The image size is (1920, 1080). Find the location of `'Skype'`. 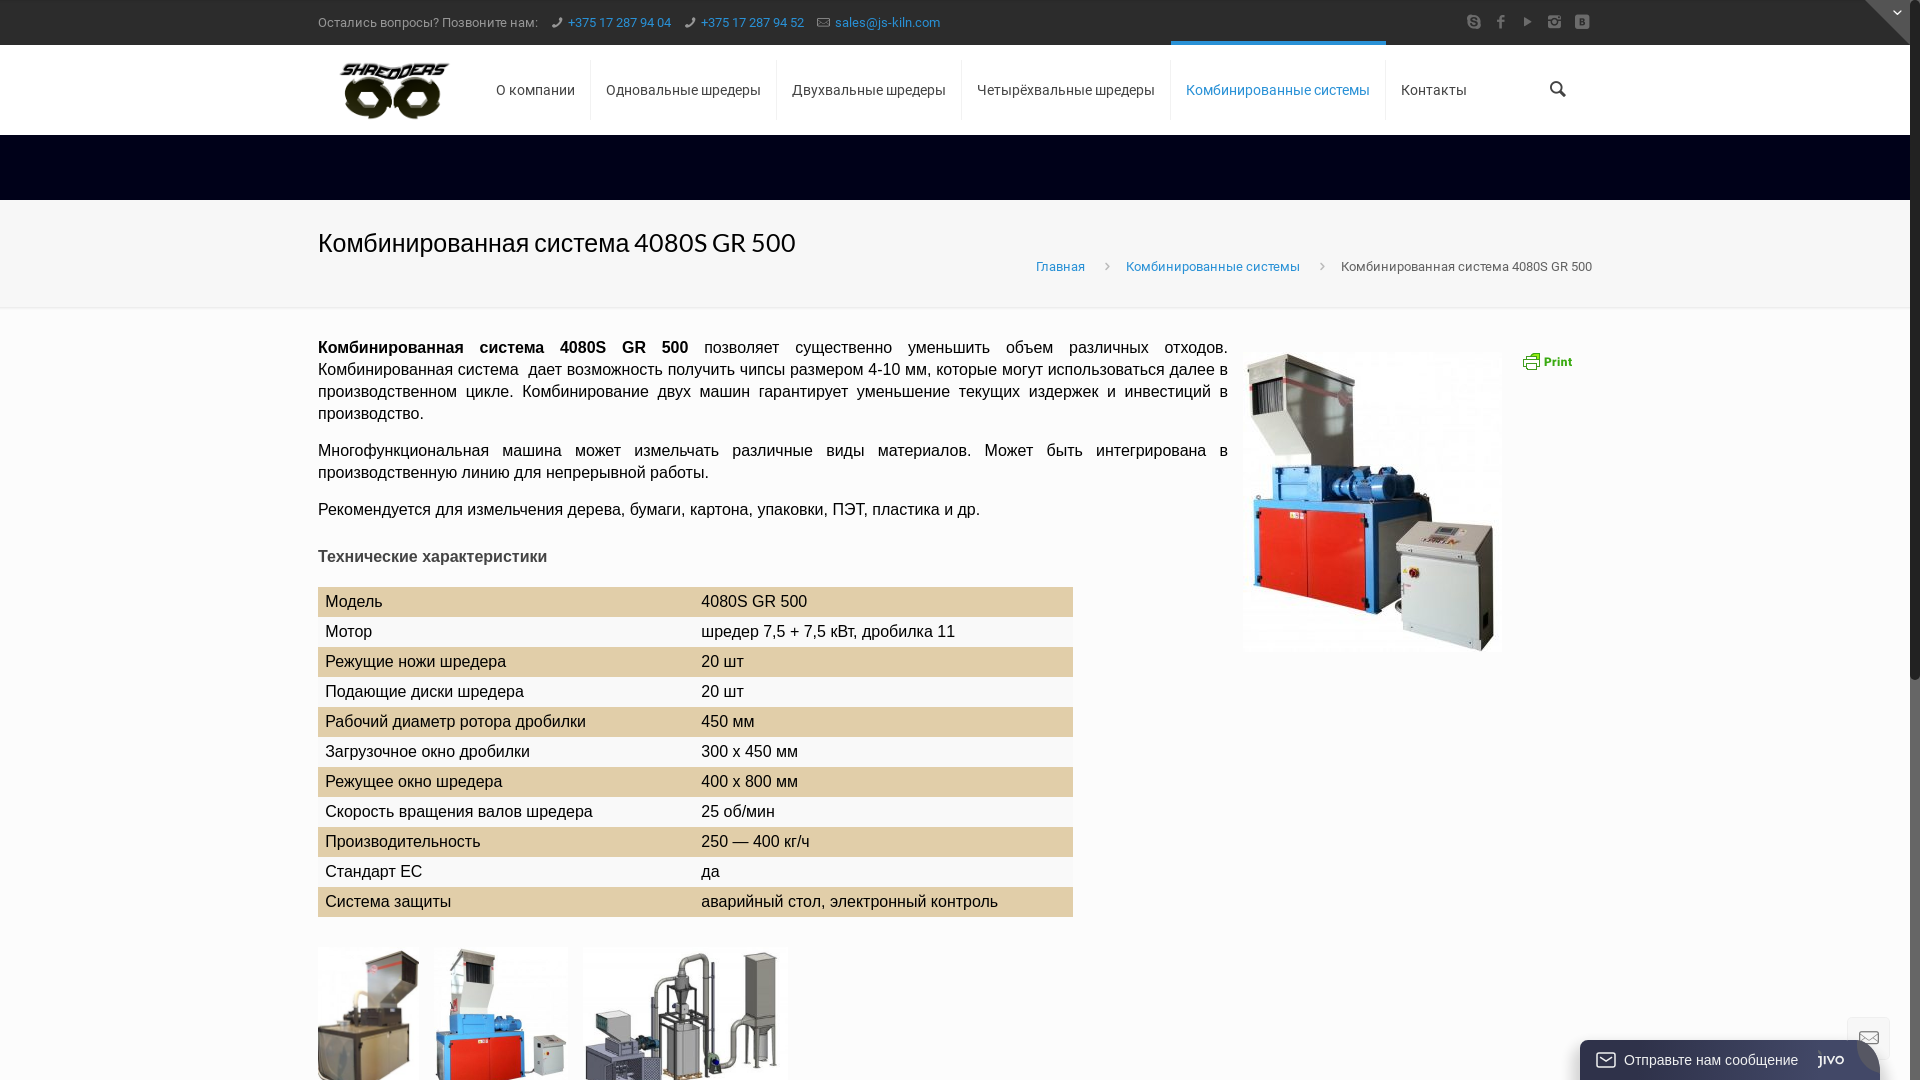

'Skype' is located at coordinates (1473, 22).